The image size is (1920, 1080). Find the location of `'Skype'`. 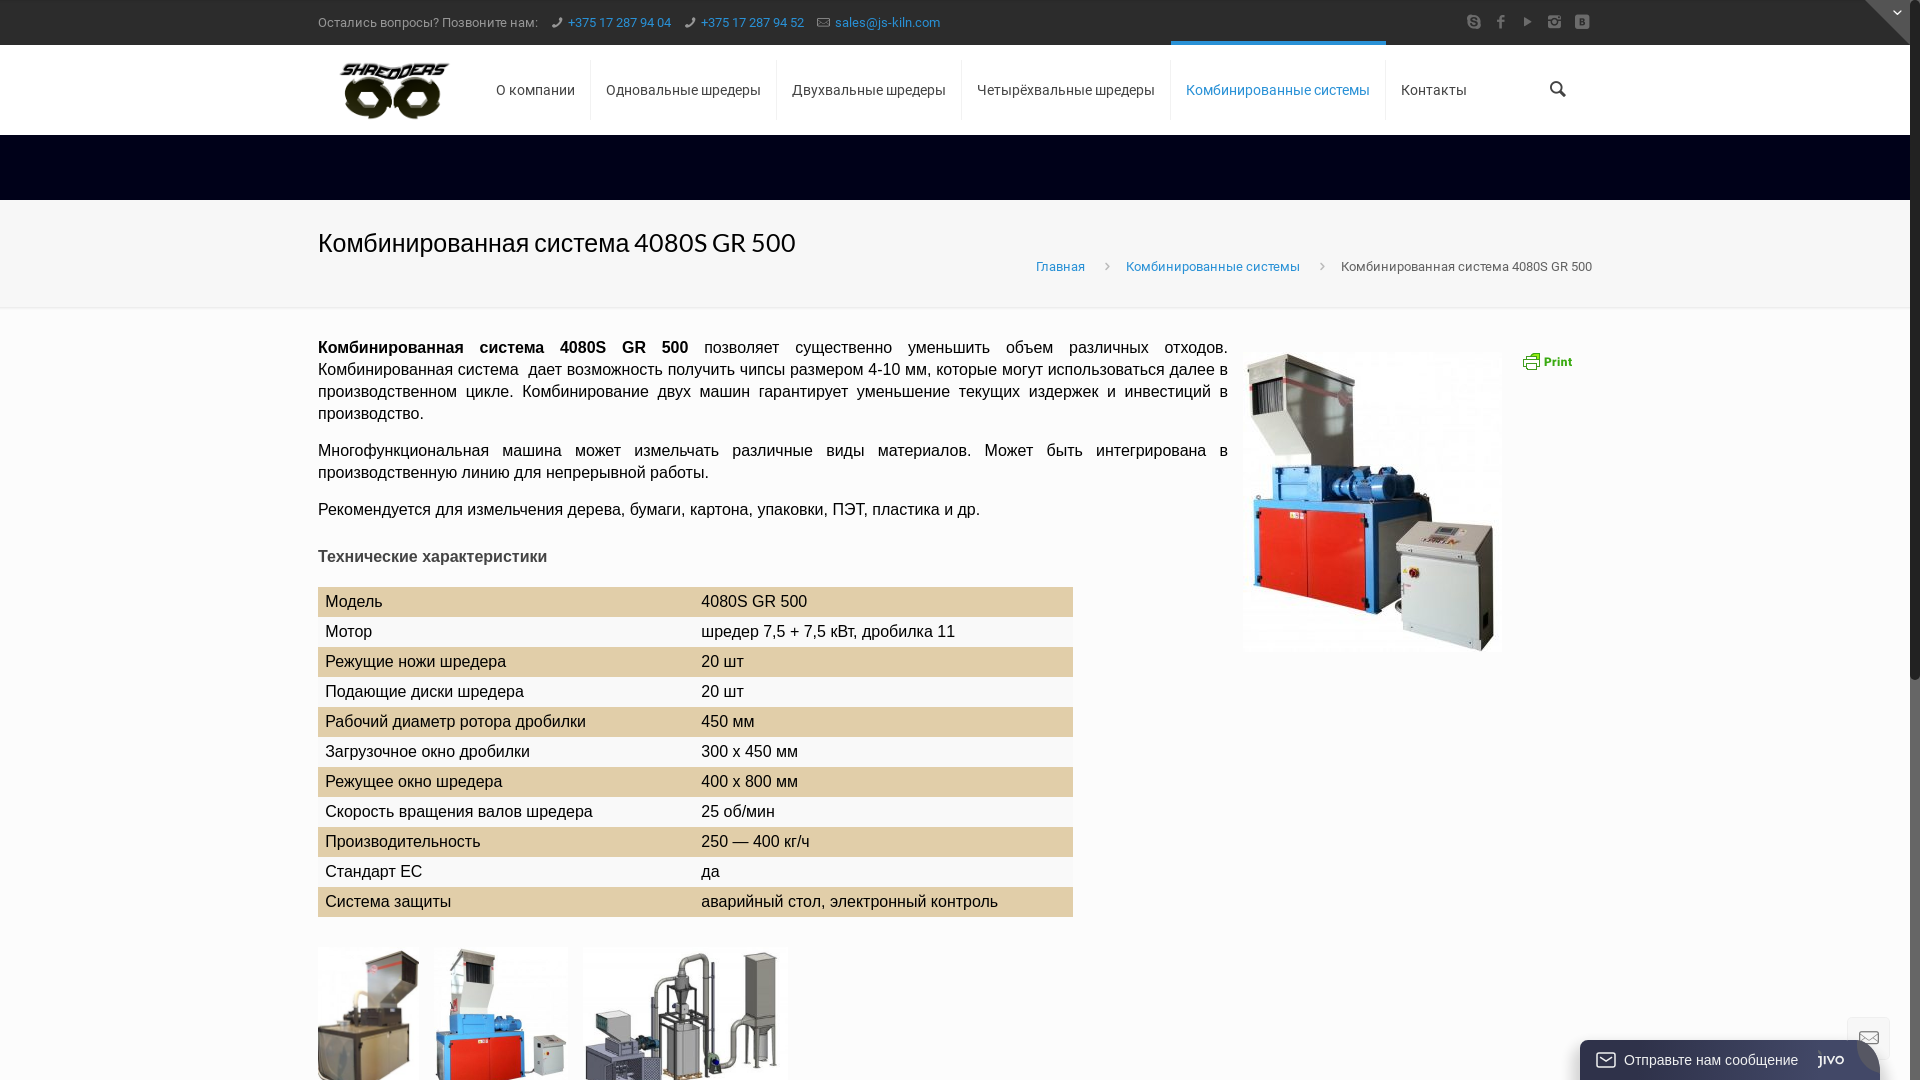

'Skype' is located at coordinates (1473, 22).